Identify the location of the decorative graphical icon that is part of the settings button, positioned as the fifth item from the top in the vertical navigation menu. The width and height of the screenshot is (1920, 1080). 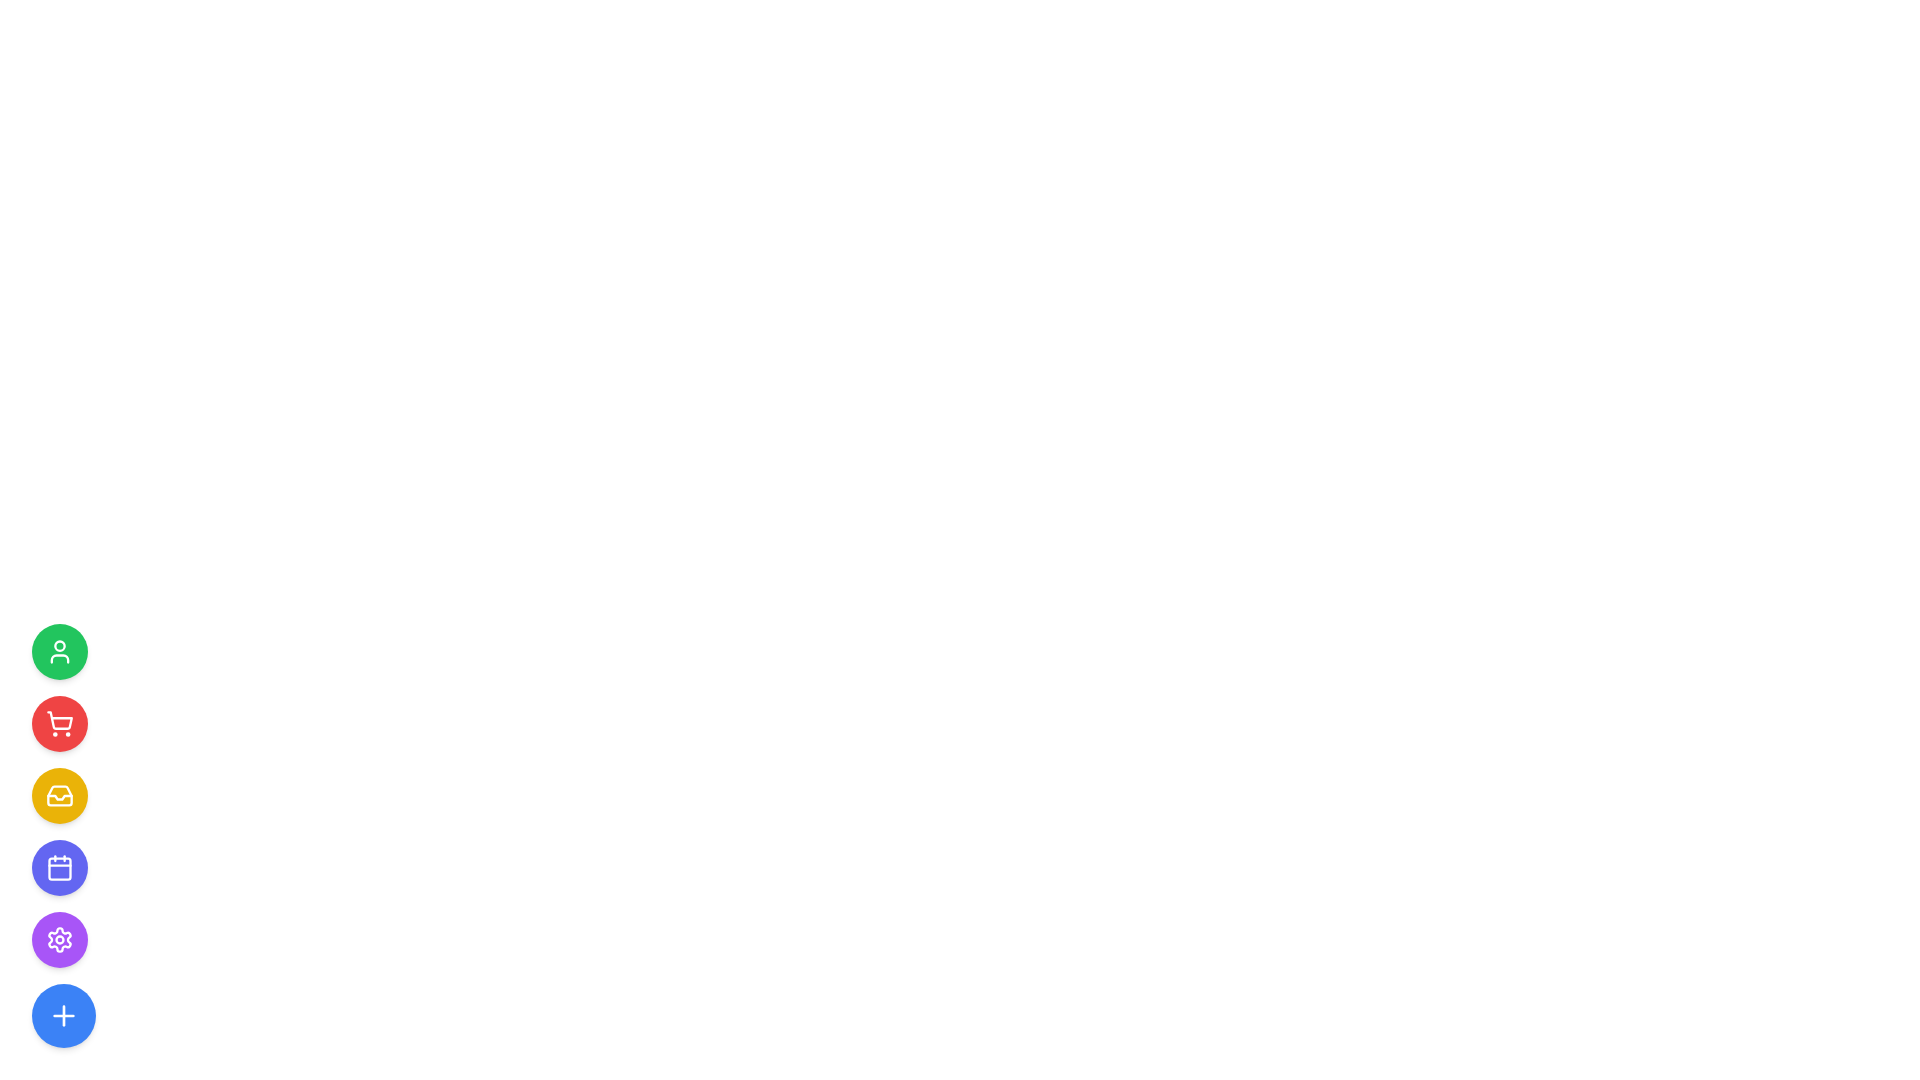
(59, 940).